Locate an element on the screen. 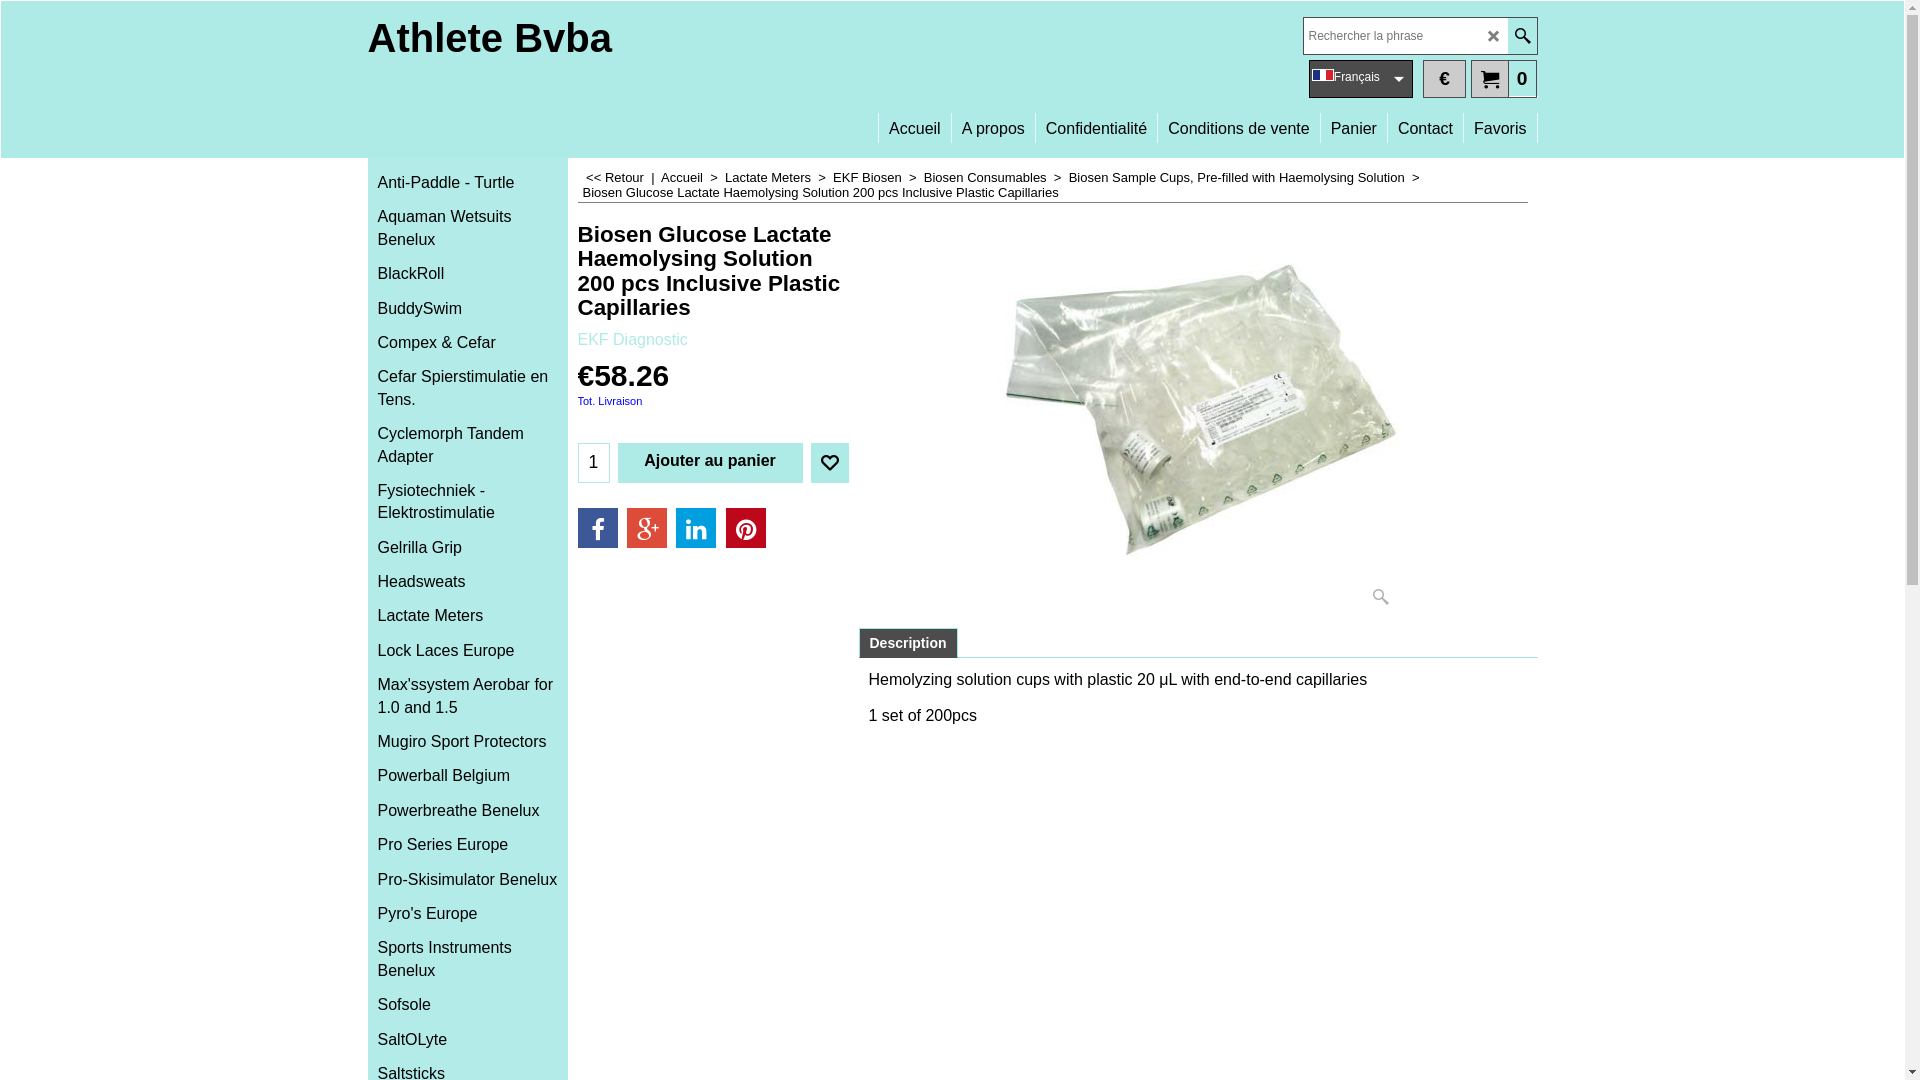 The width and height of the screenshot is (1920, 1080). 'Cefar Spierstimulatie en Tens.' is located at coordinates (467, 388).